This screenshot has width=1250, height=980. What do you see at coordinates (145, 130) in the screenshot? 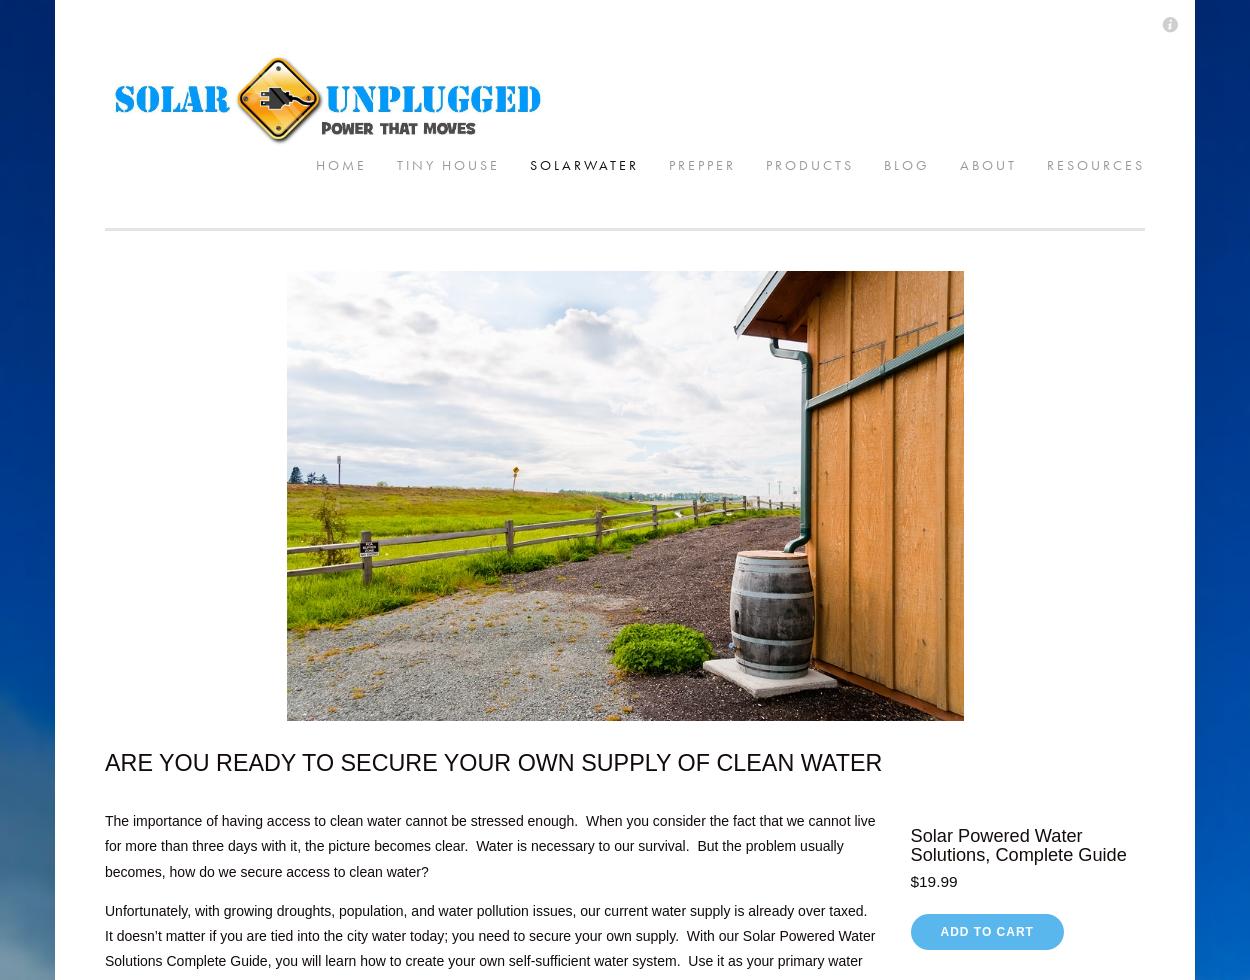
I see `'SolarWater'` at bounding box center [145, 130].